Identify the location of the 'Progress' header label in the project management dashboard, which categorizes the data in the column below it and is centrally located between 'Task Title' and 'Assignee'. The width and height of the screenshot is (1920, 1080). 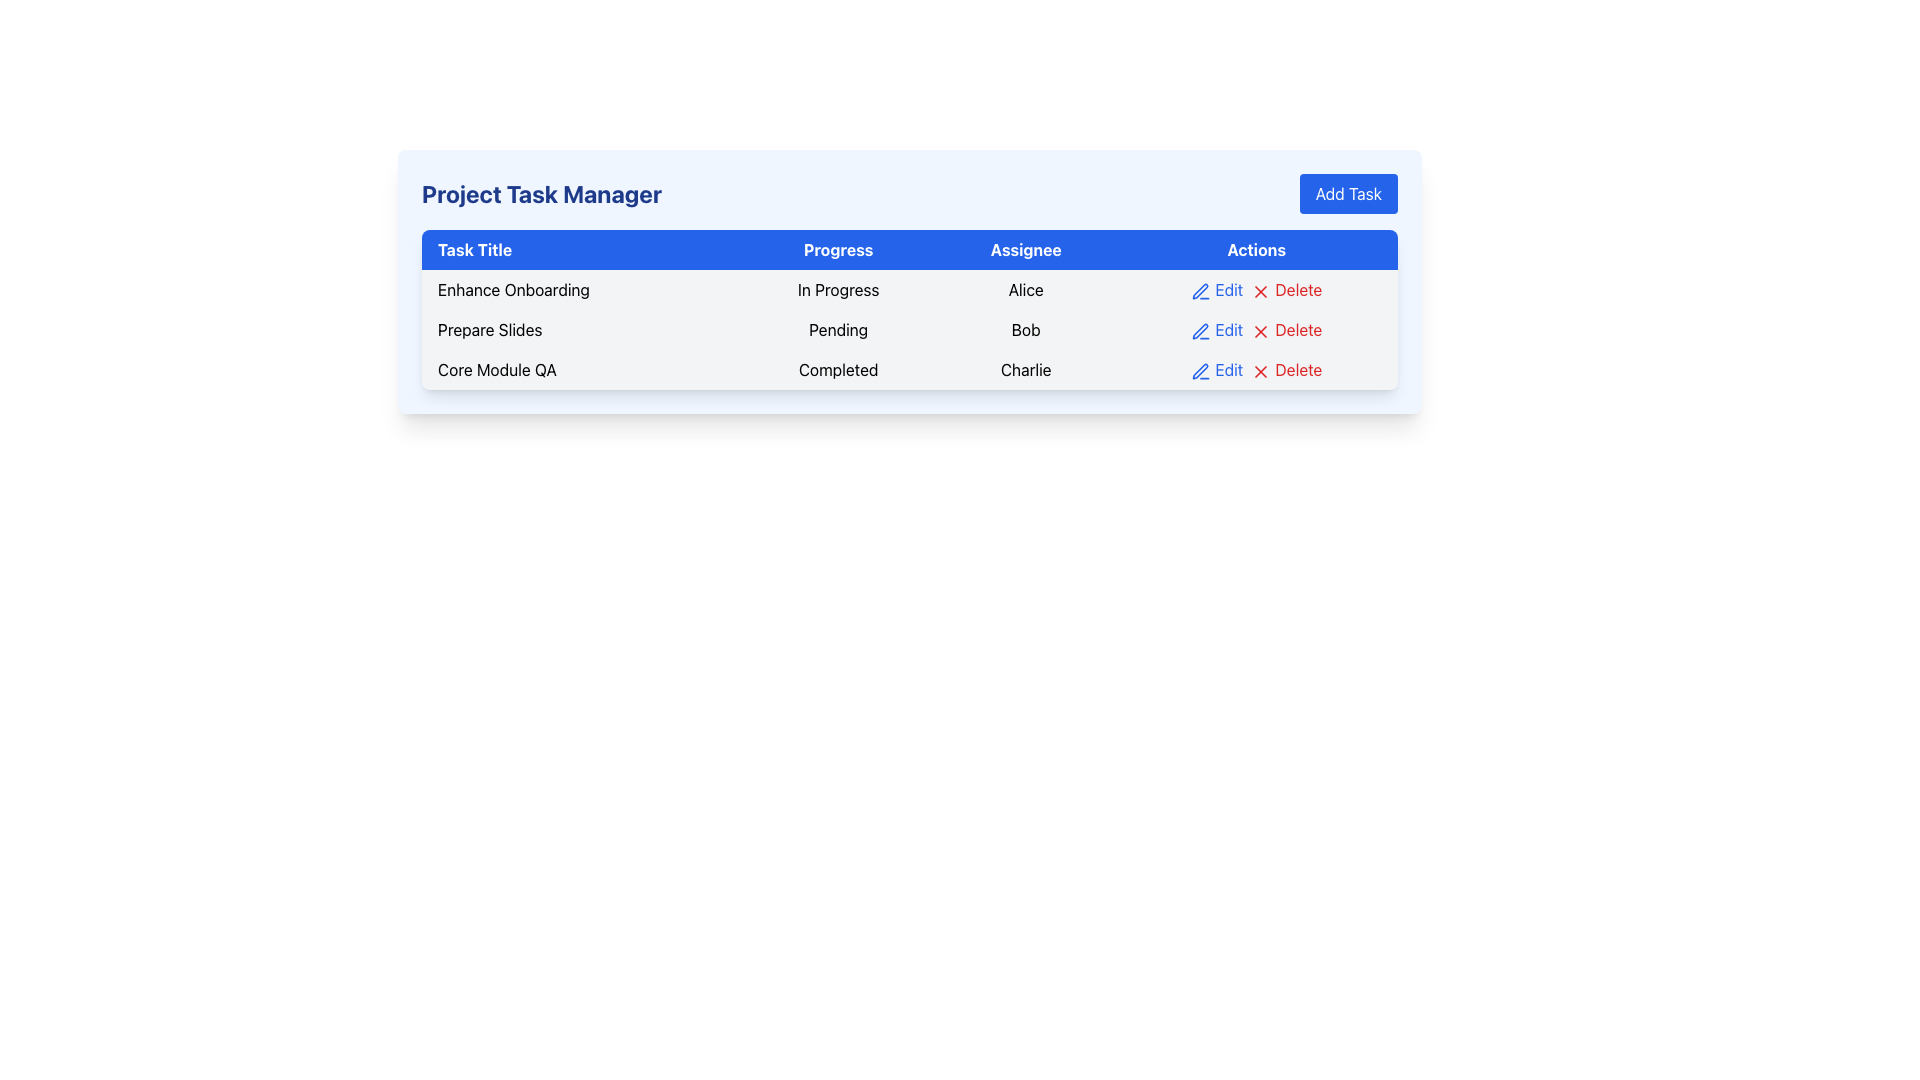
(838, 249).